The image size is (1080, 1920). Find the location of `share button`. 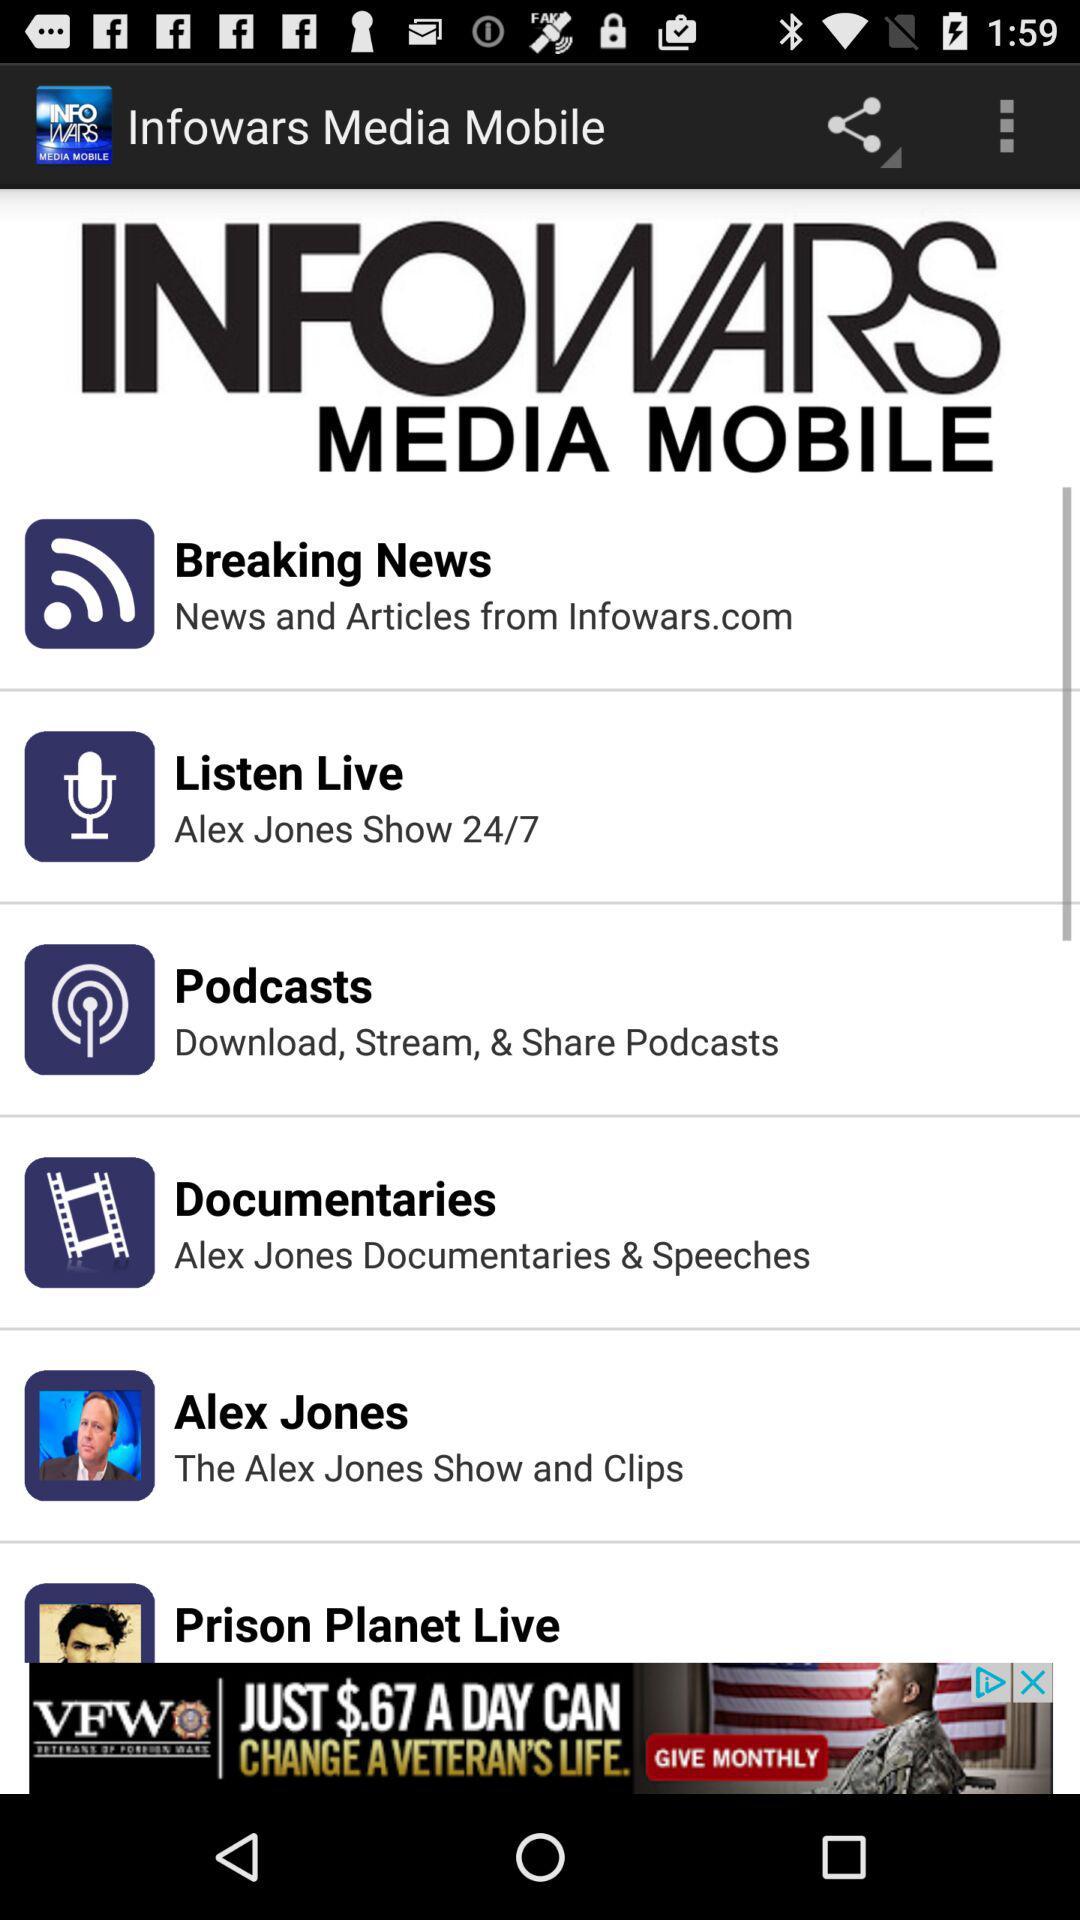

share button is located at coordinates (858, 124).